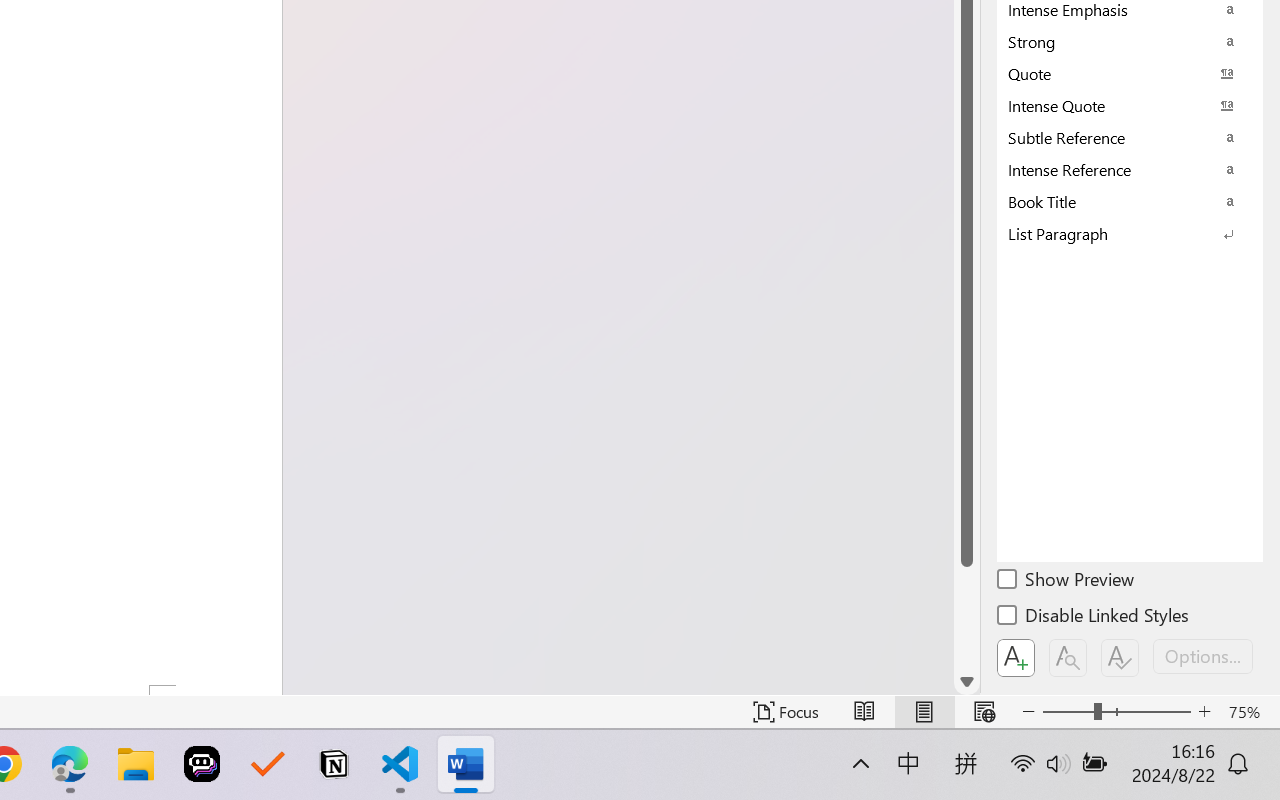  What do you see at coordinates (1115, 711) in the screenshot?
I see `'Zoom'` at bounding box center [1115, 711].